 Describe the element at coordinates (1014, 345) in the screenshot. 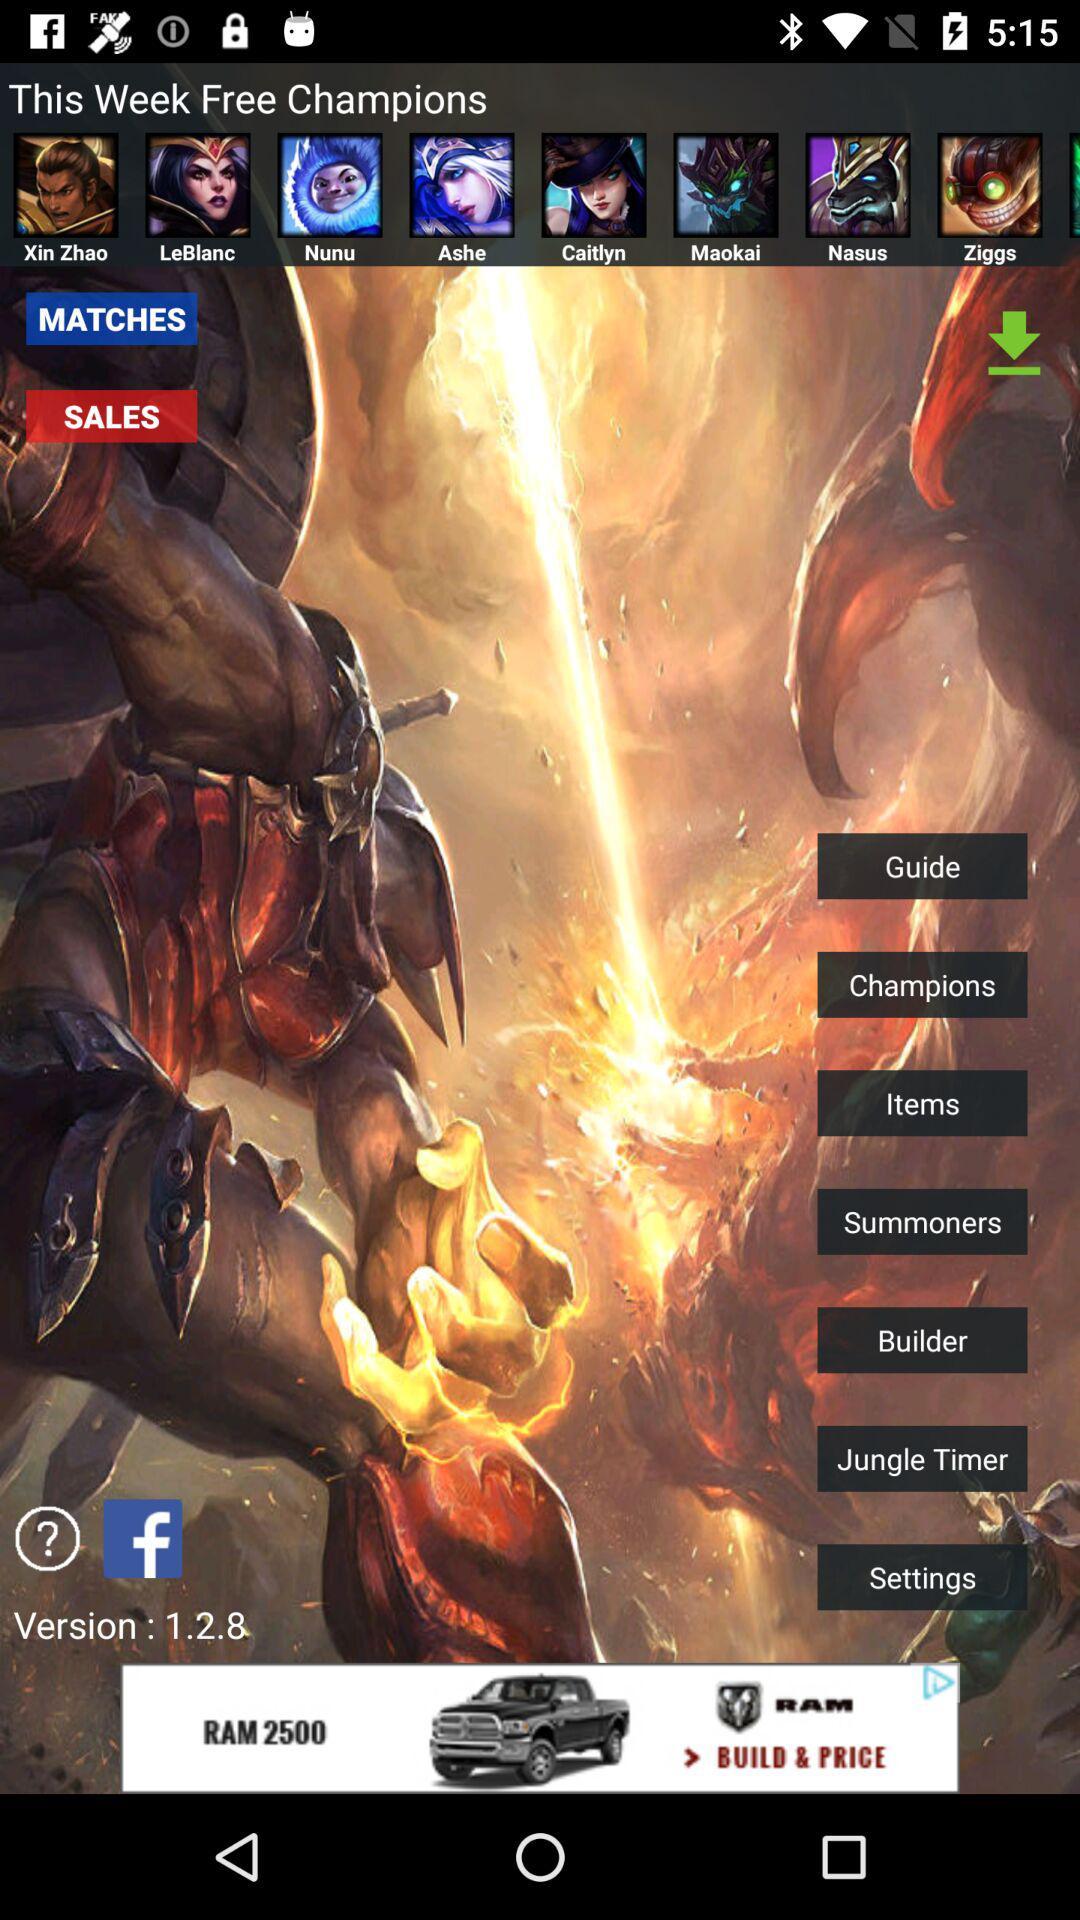

I see `download` at that location.